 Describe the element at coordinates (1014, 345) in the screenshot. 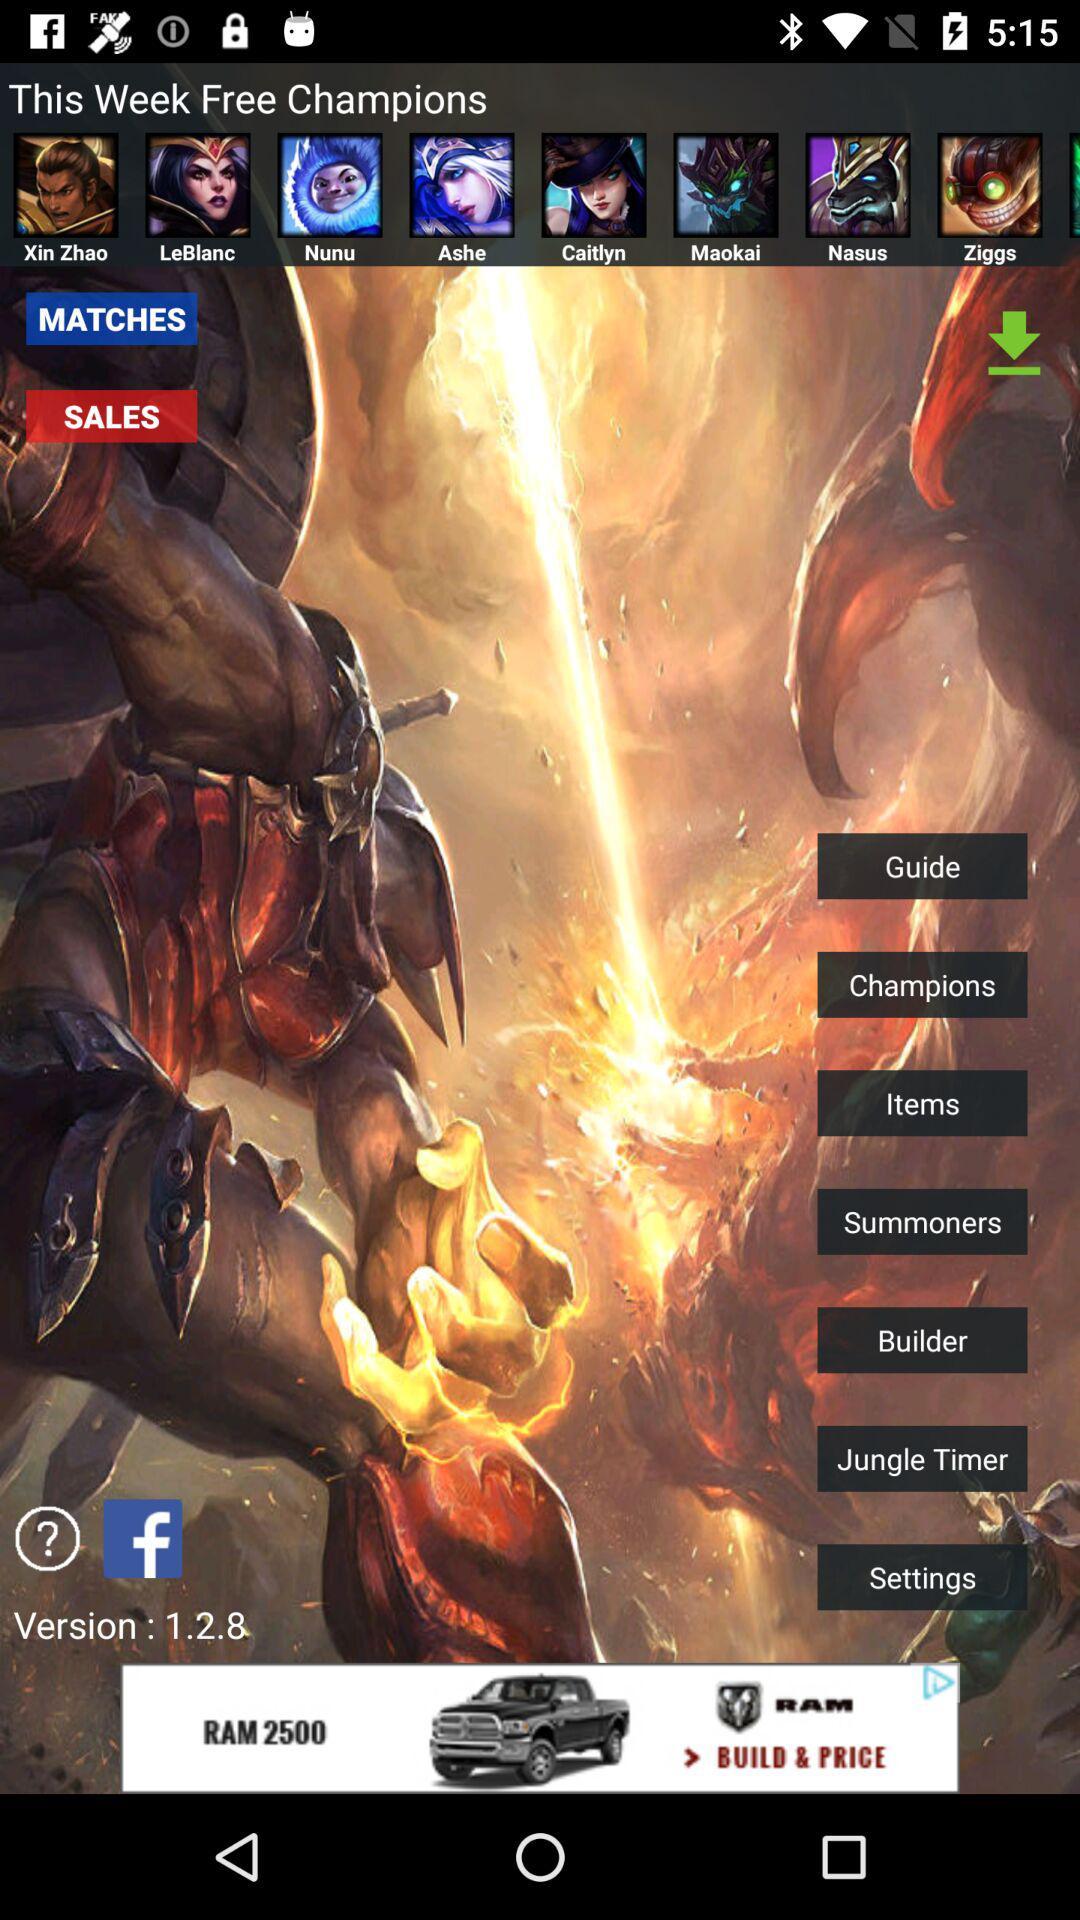

I see `download` at that location.